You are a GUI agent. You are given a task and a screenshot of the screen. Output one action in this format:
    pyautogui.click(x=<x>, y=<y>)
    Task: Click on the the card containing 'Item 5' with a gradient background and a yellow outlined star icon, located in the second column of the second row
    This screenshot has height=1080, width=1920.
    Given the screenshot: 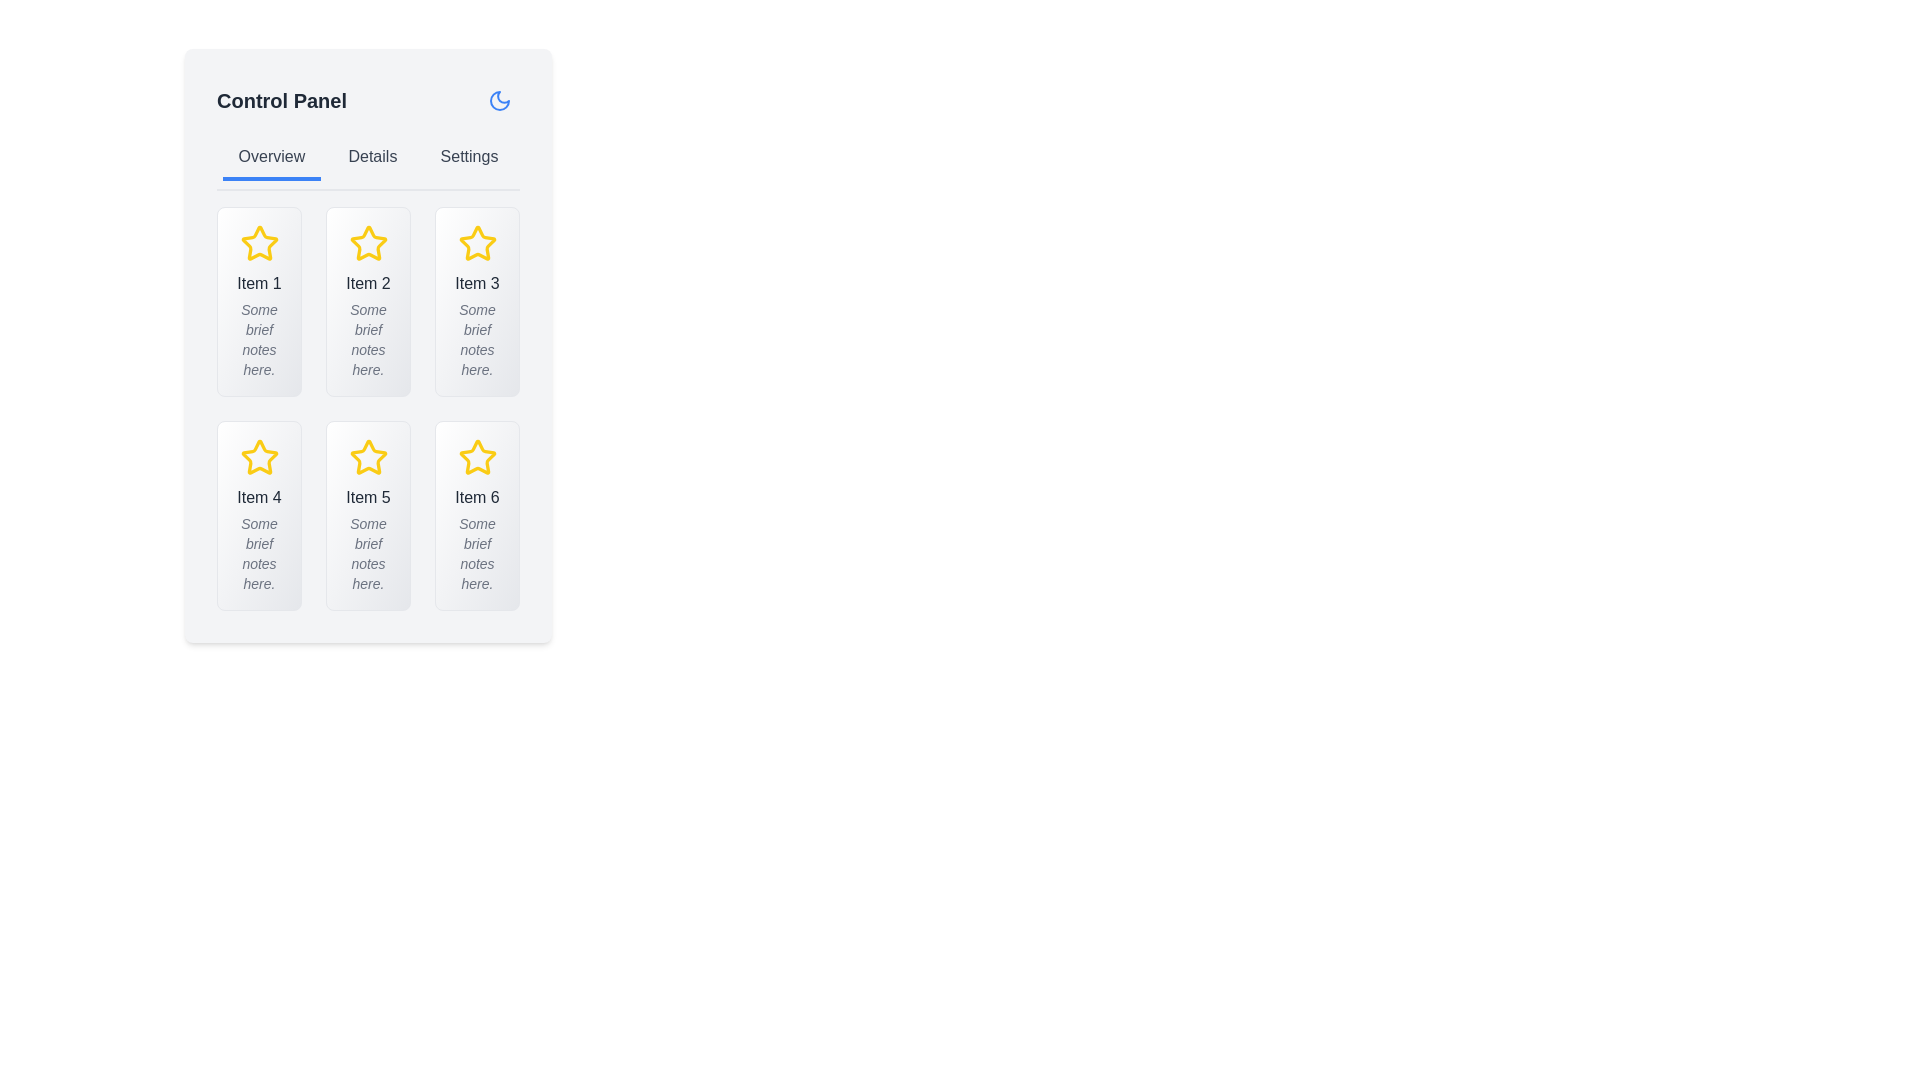 What is the action you would take?
    pyautogui.click(x=368, y=515)
    